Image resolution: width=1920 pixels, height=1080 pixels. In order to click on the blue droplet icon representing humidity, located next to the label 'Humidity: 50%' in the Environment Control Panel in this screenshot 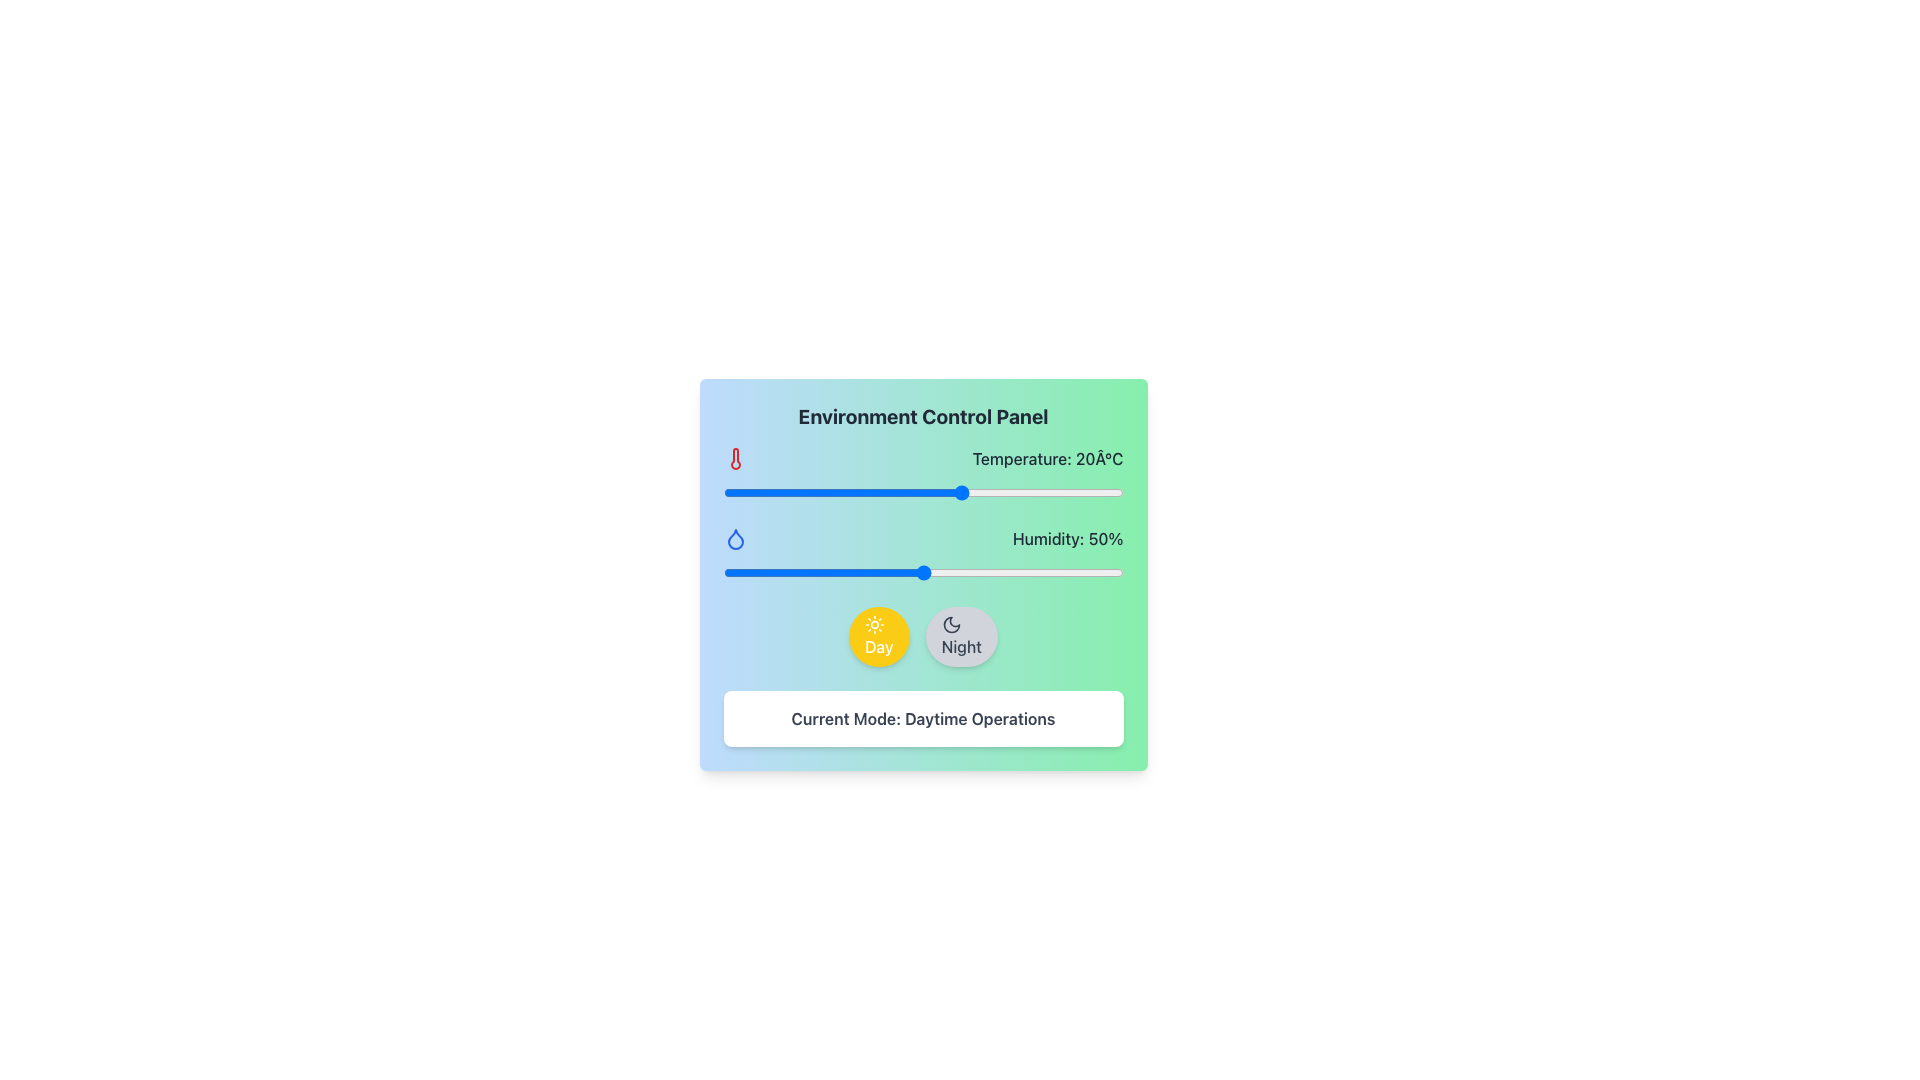, I will do `click(734, 538)`.